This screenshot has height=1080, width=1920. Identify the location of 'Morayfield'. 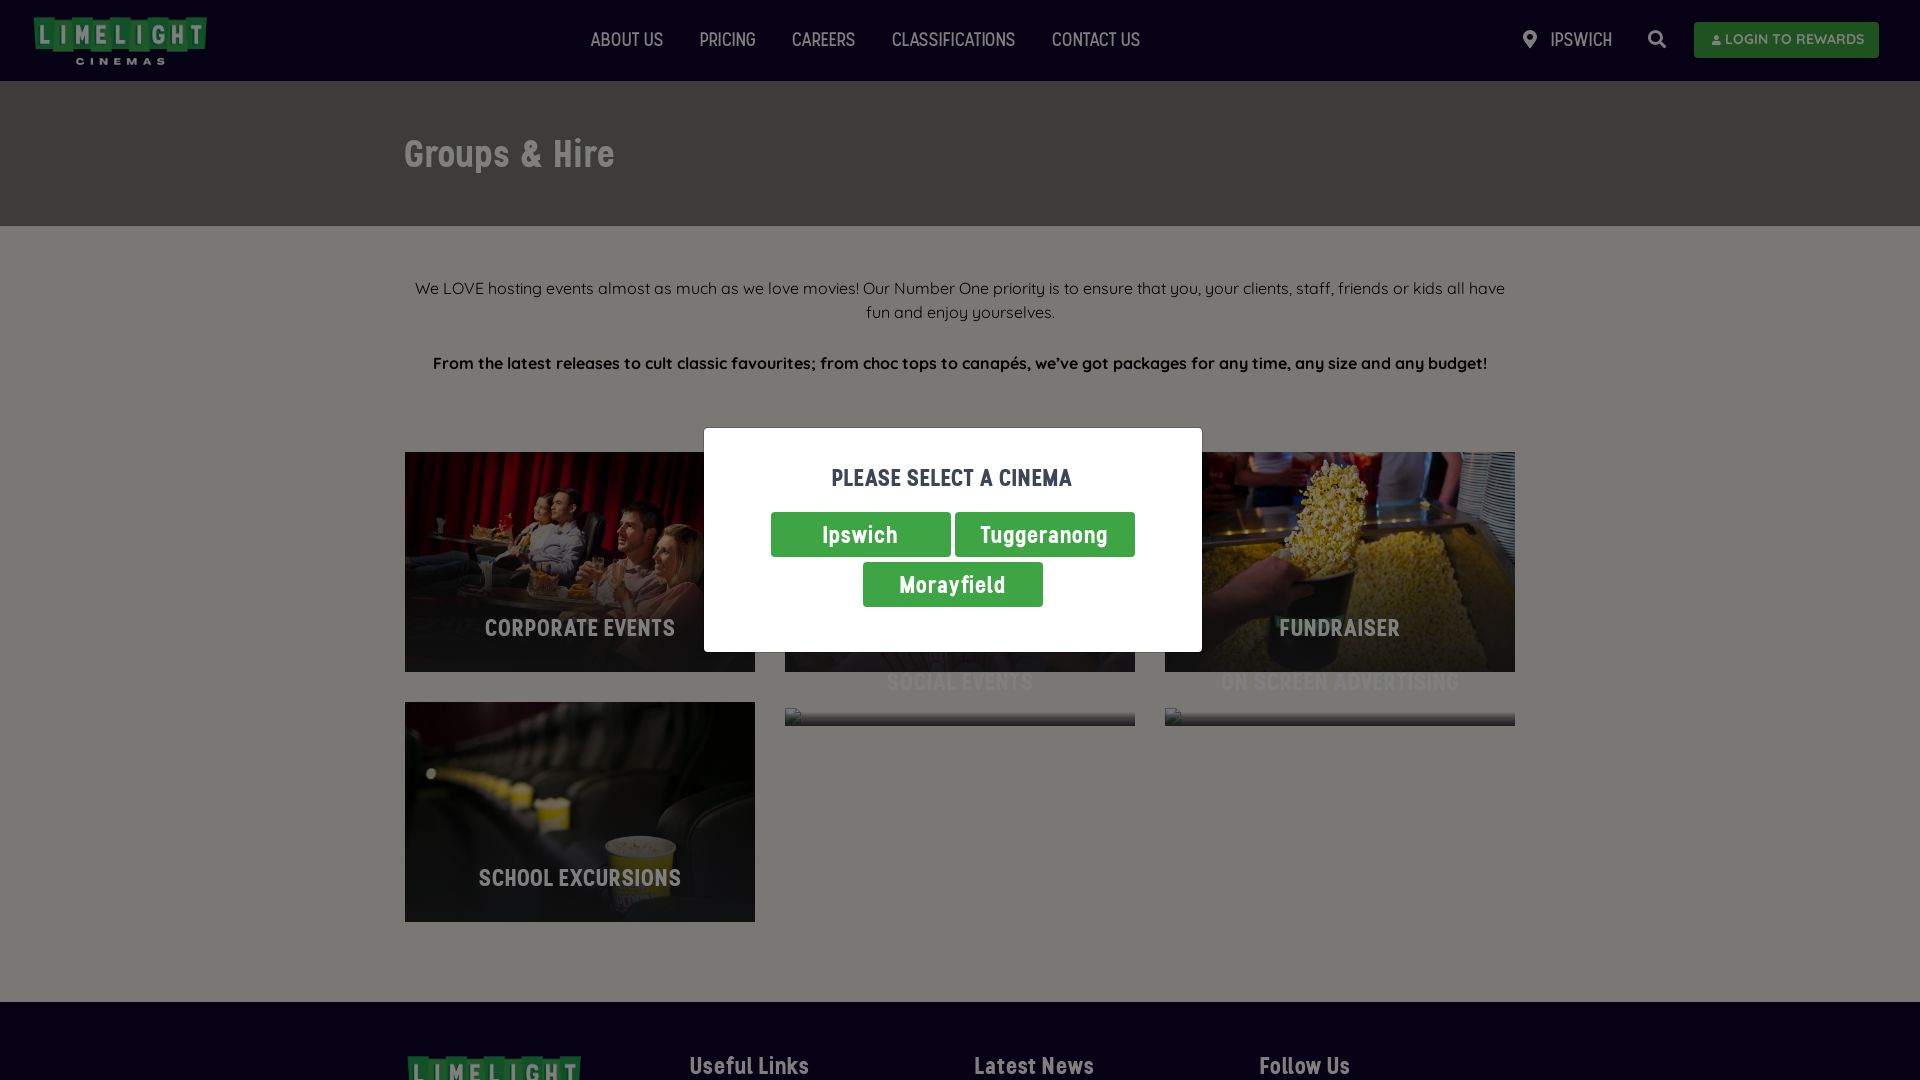
(950, 584).